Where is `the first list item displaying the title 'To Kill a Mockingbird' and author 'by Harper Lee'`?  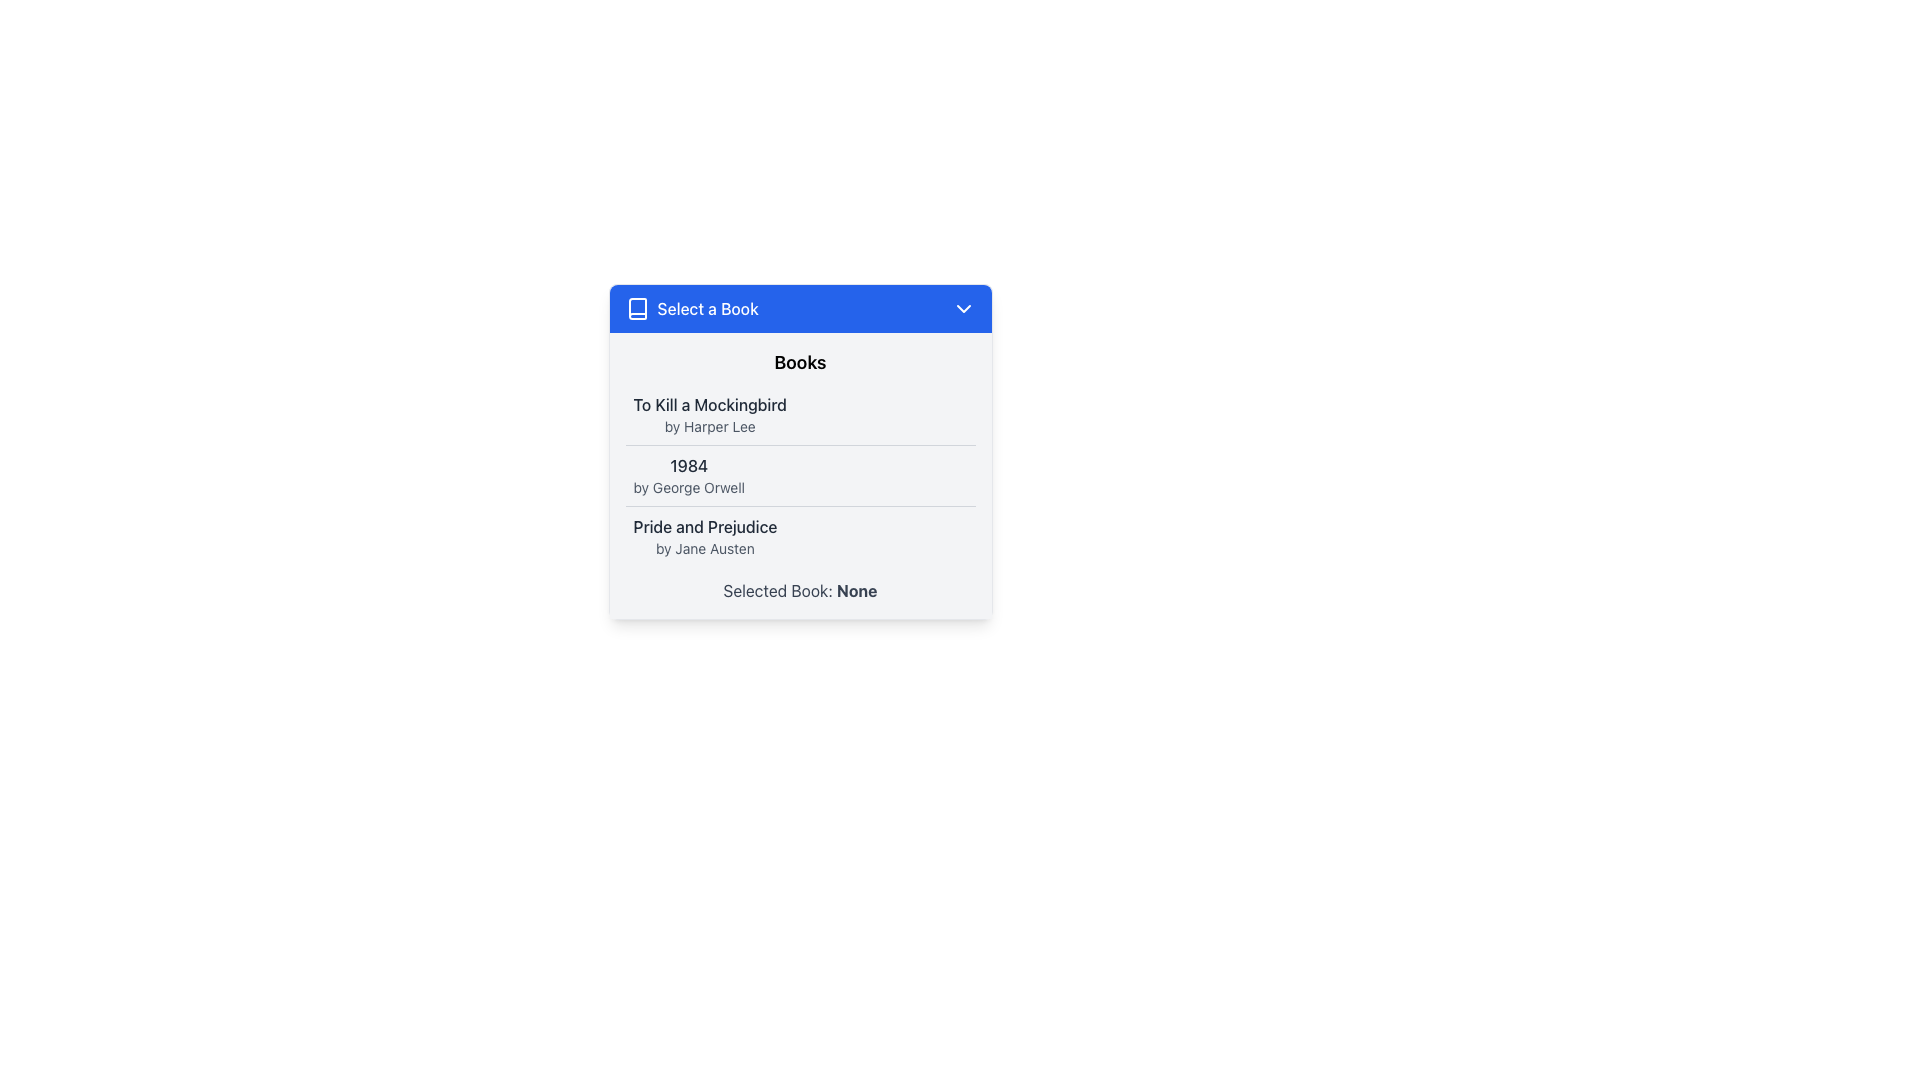
the first list item displaying the title 'To Kill a Mockingbird' and author 'by Harper Lee' is located at coordinates (710, 414).